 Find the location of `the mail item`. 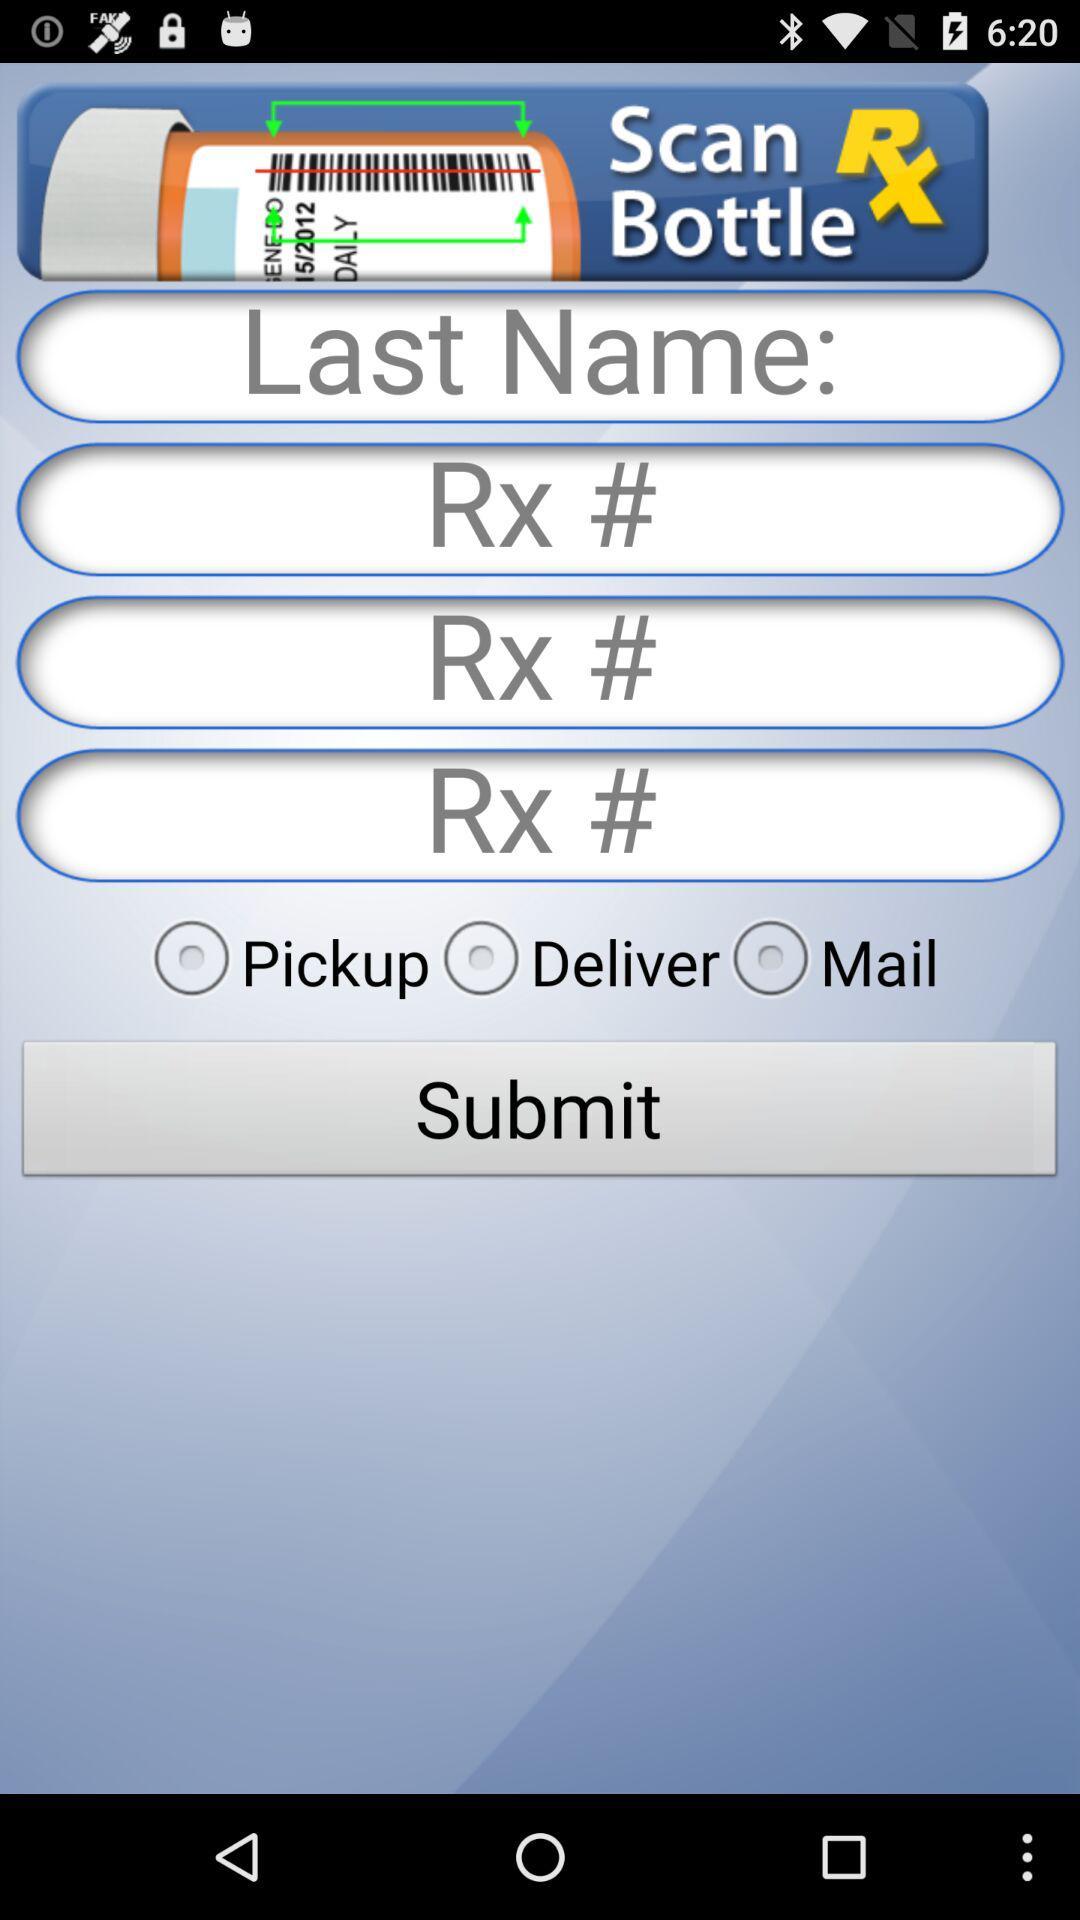

the mail item is located at coordinates (829, 961).